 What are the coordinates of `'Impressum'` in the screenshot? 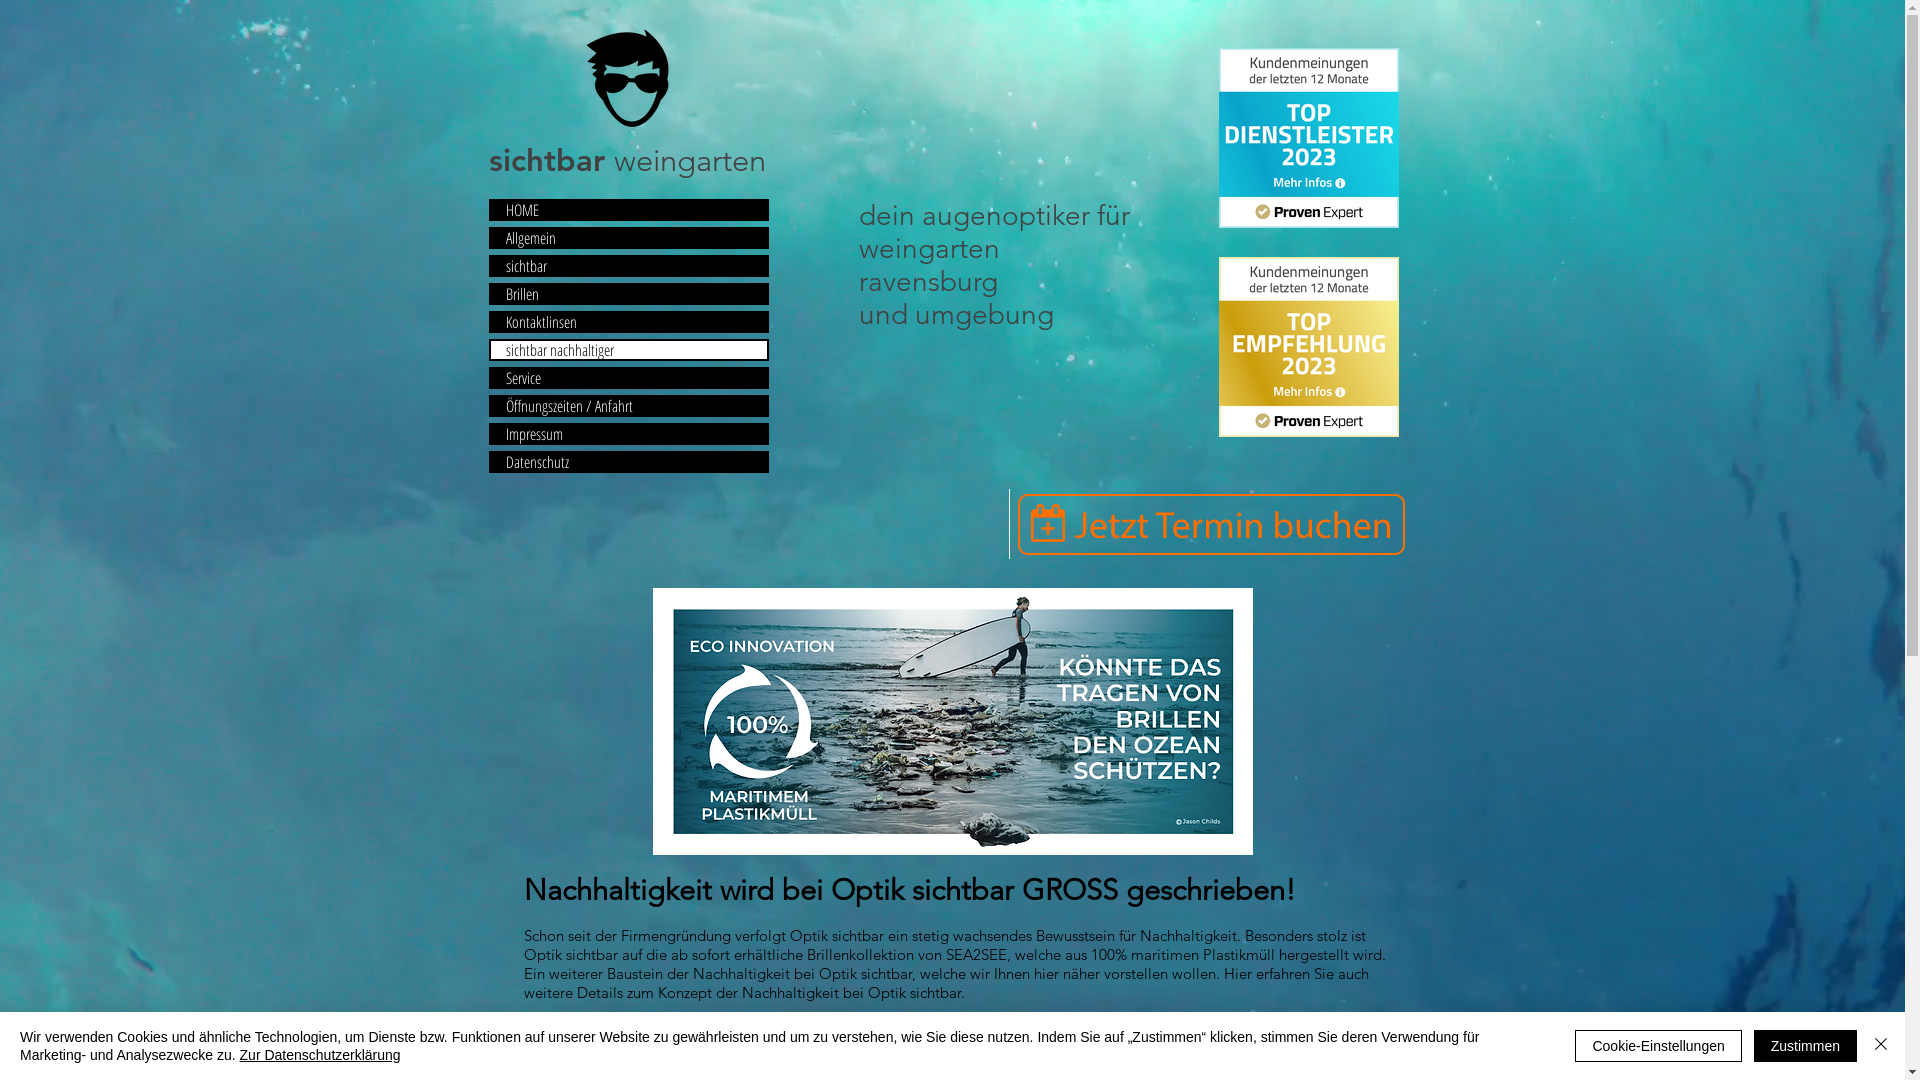 It's located at (627, 433).